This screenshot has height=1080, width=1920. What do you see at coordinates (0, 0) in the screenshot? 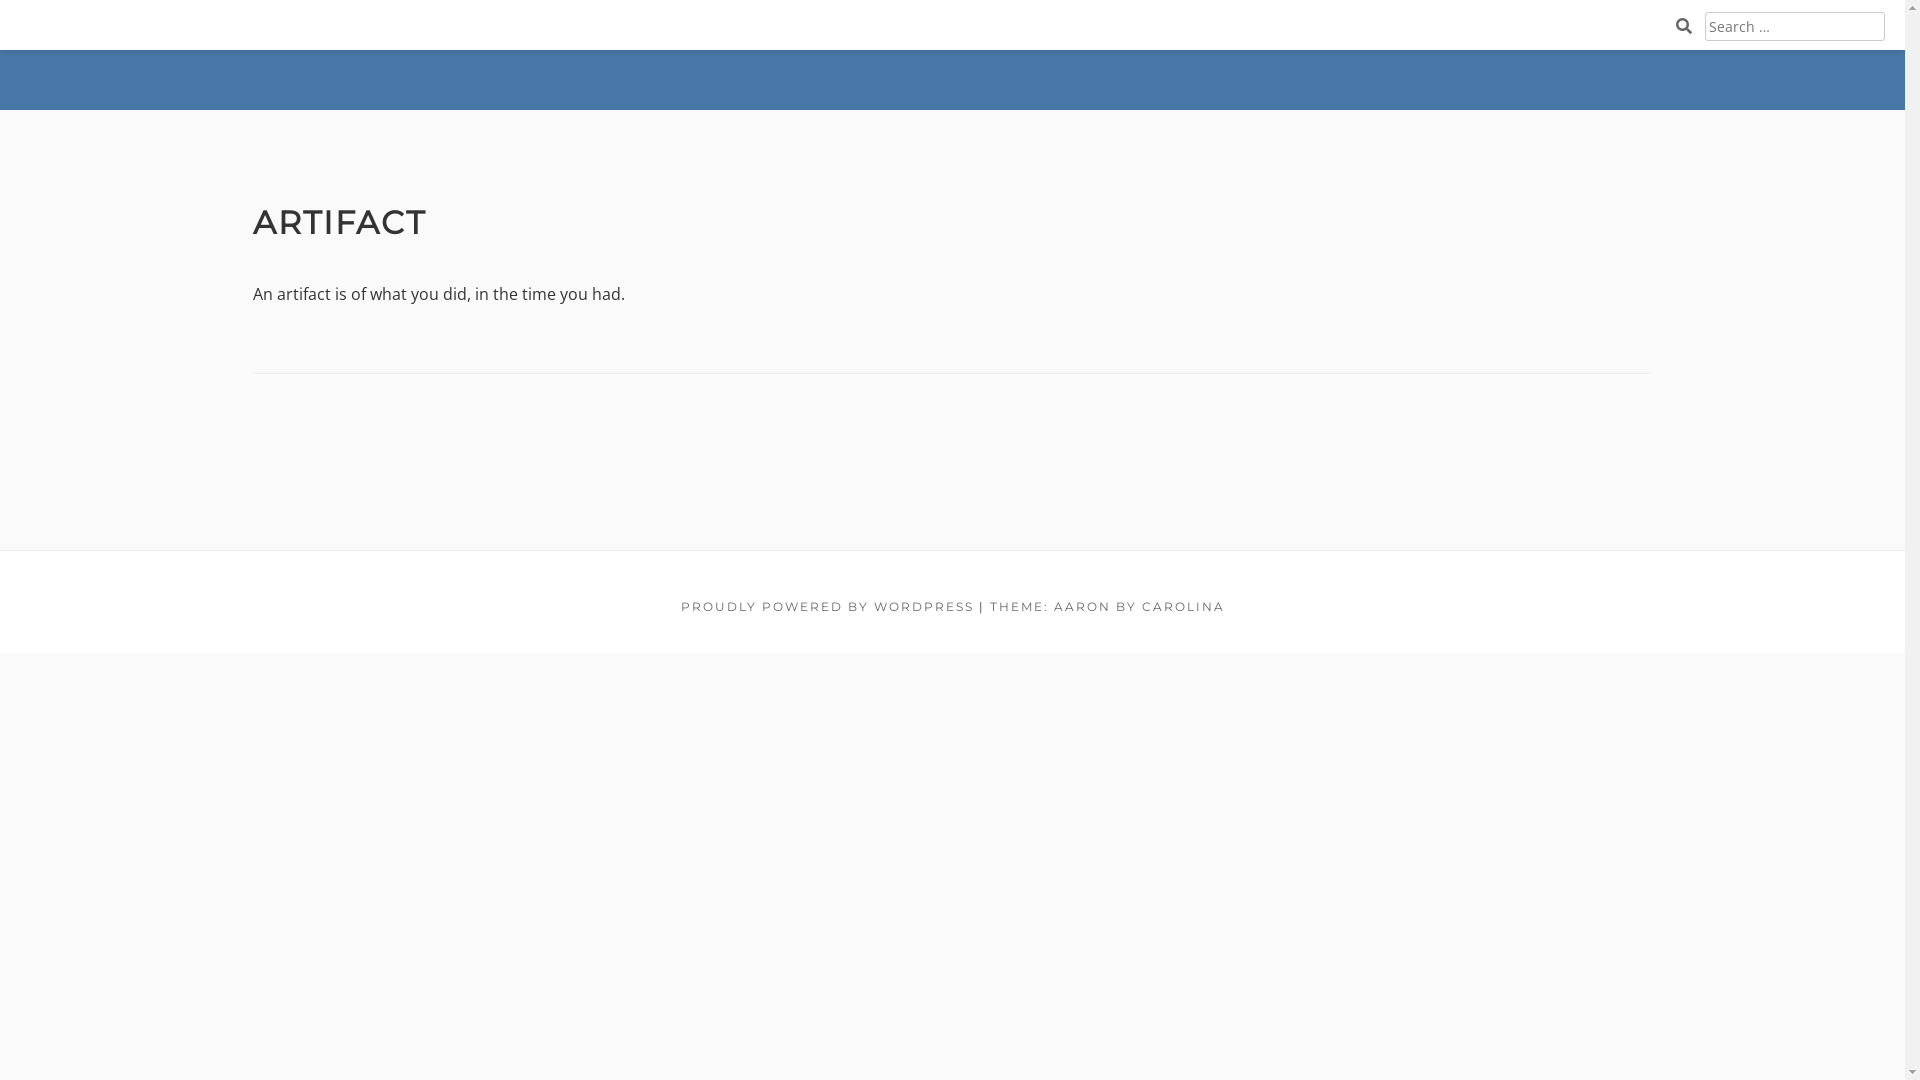
I see `'Skip to content'` at bounding box center [0, 0].